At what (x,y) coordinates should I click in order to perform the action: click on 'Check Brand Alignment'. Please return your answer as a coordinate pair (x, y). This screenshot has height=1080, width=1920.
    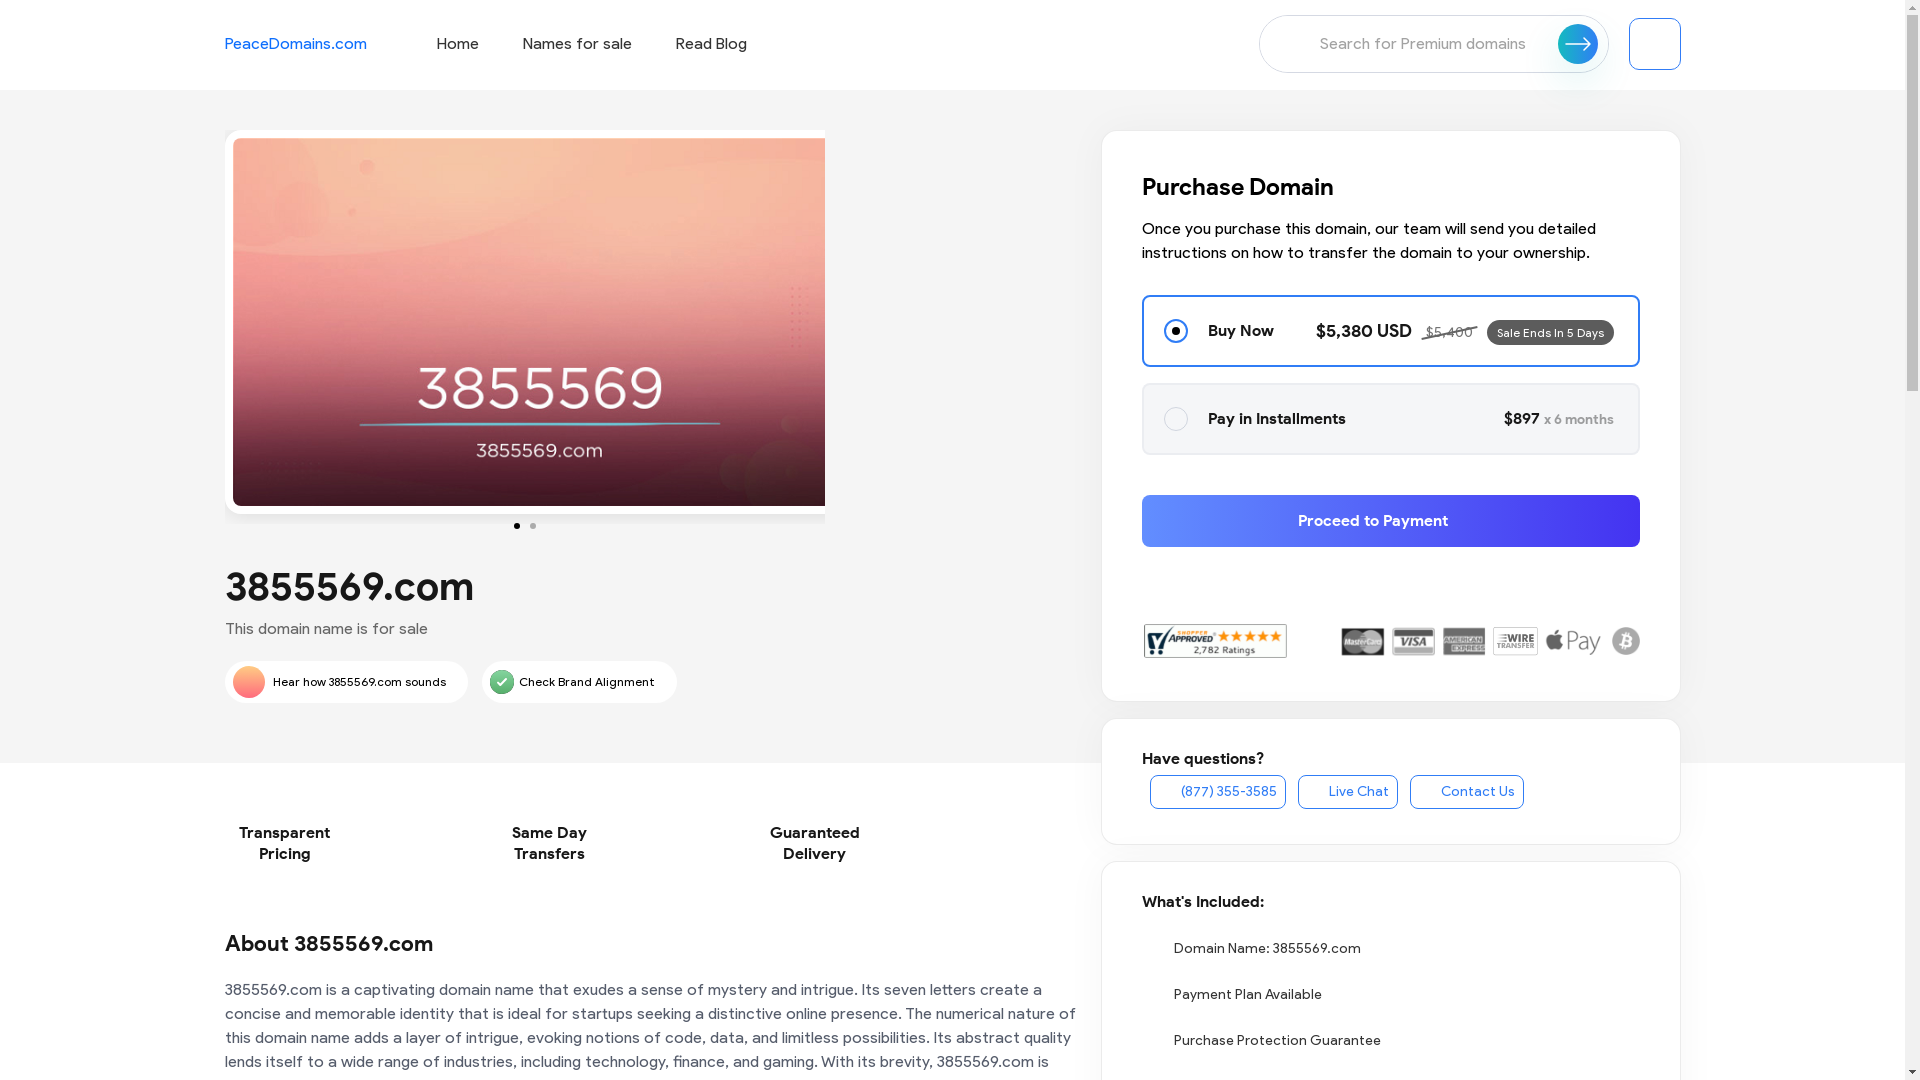
    Looking at the image, I should click on (578, 681).